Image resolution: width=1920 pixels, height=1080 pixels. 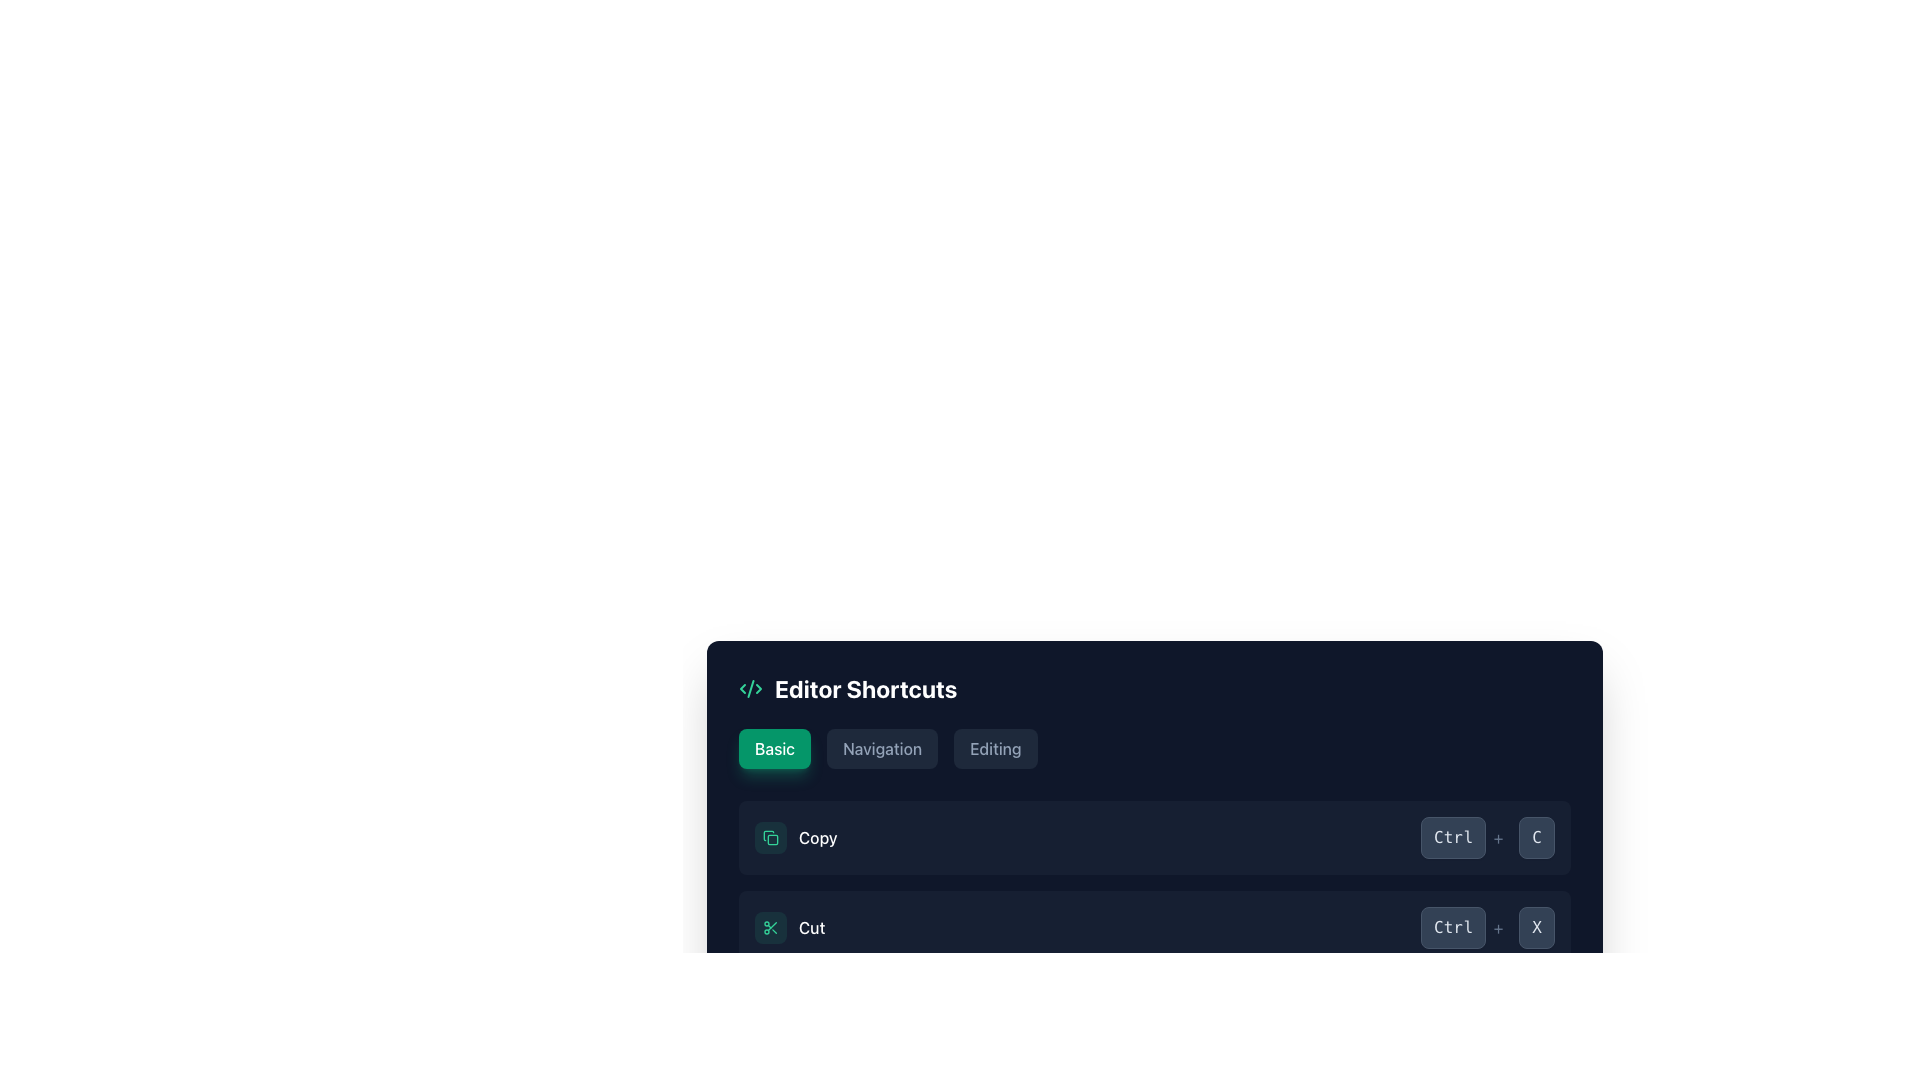 I want to click on the 'Ctrl' button styled element, which resembles a keyboard key and is part of the 'Ctrl+X' shortcut representation at the lower portion of the interface, so click(x=1466, y=928).